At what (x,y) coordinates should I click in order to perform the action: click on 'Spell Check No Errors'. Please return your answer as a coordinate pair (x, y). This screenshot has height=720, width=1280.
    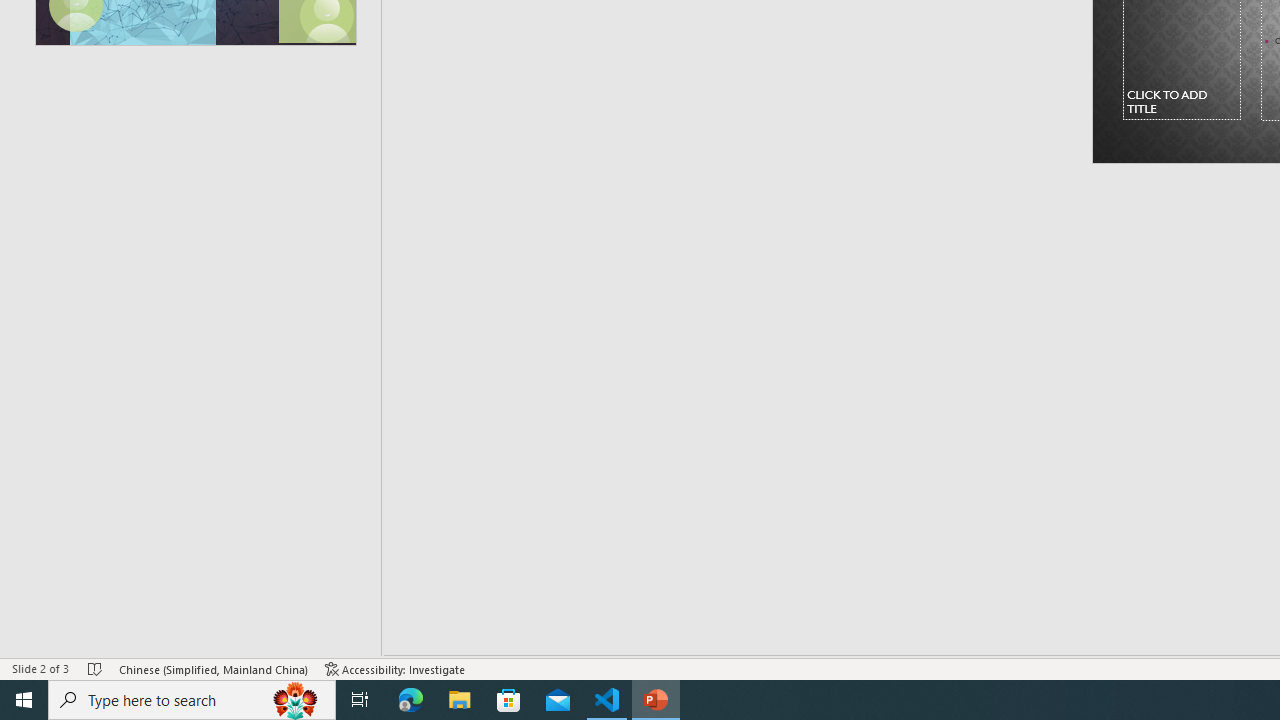
    Looking at the image, I should click on (95, 669).